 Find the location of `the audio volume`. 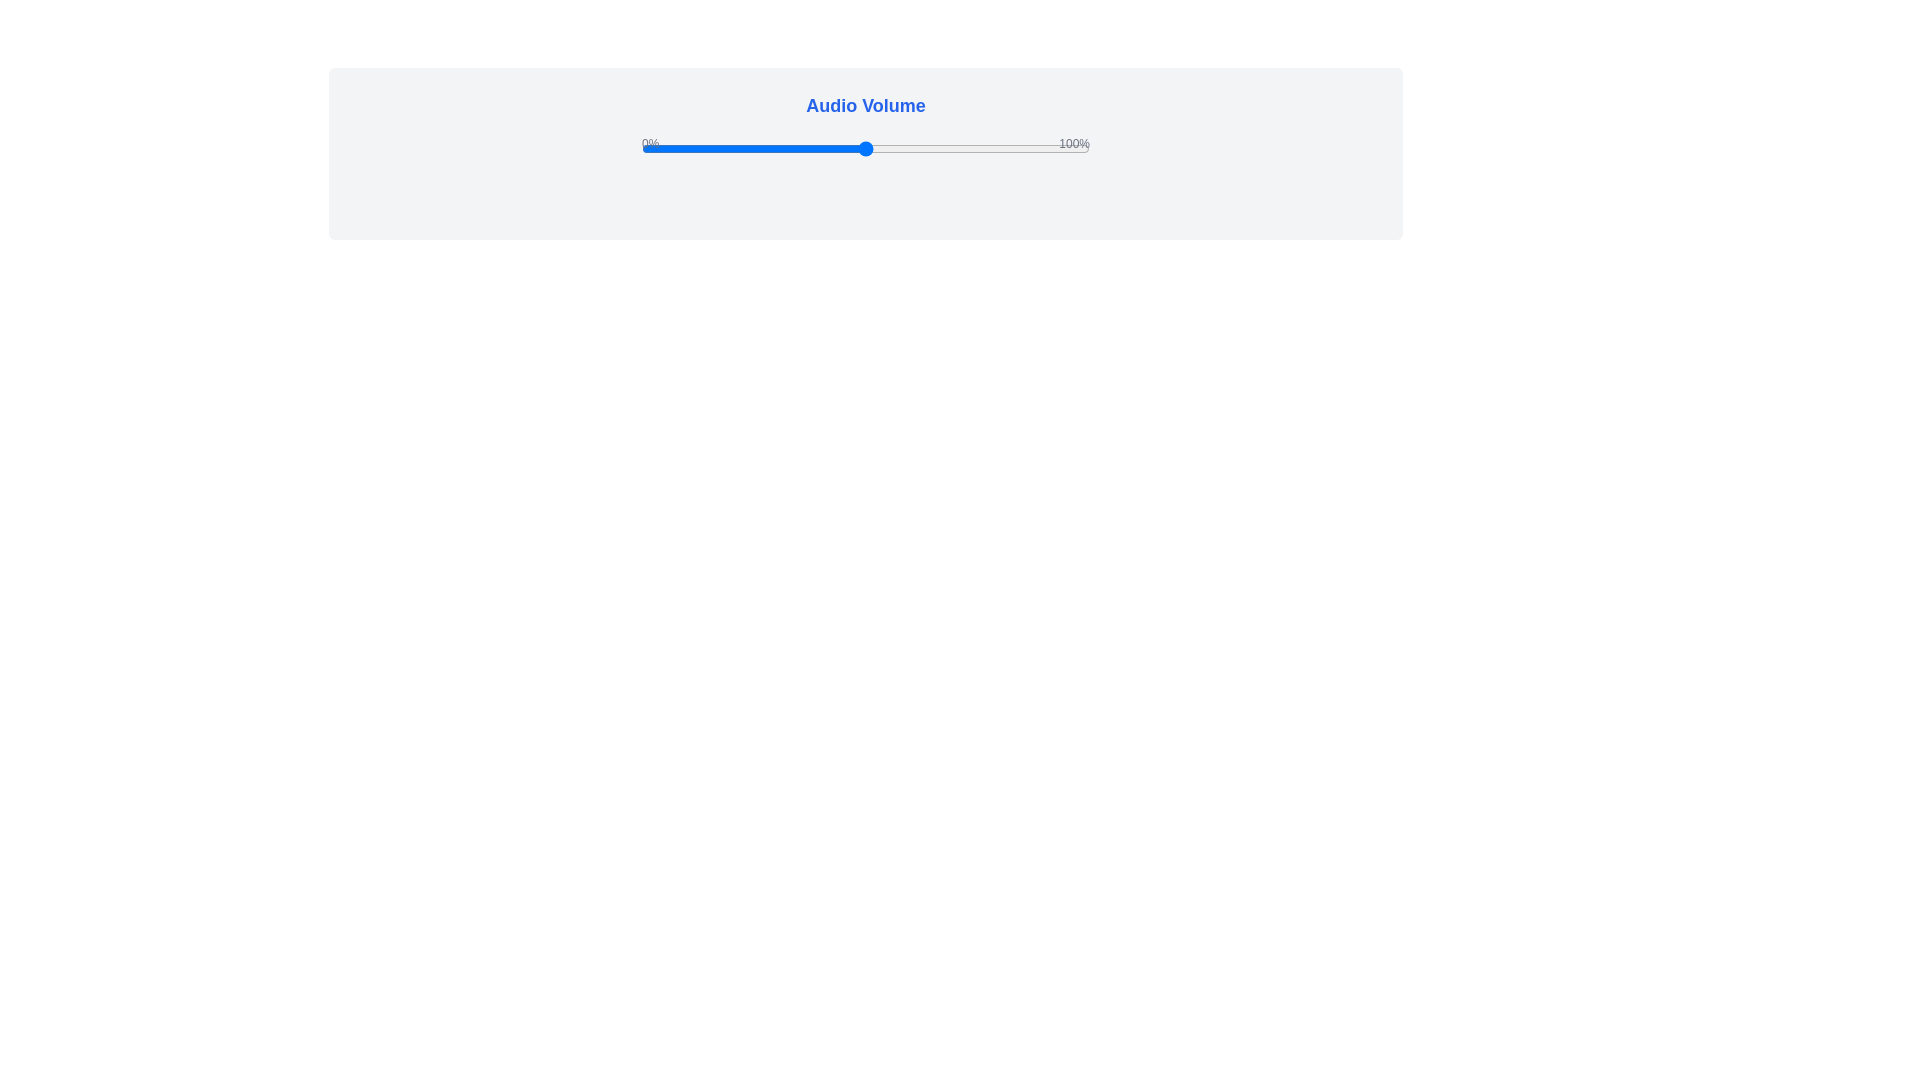

the audio volume is located at coordinates (1031, 148).